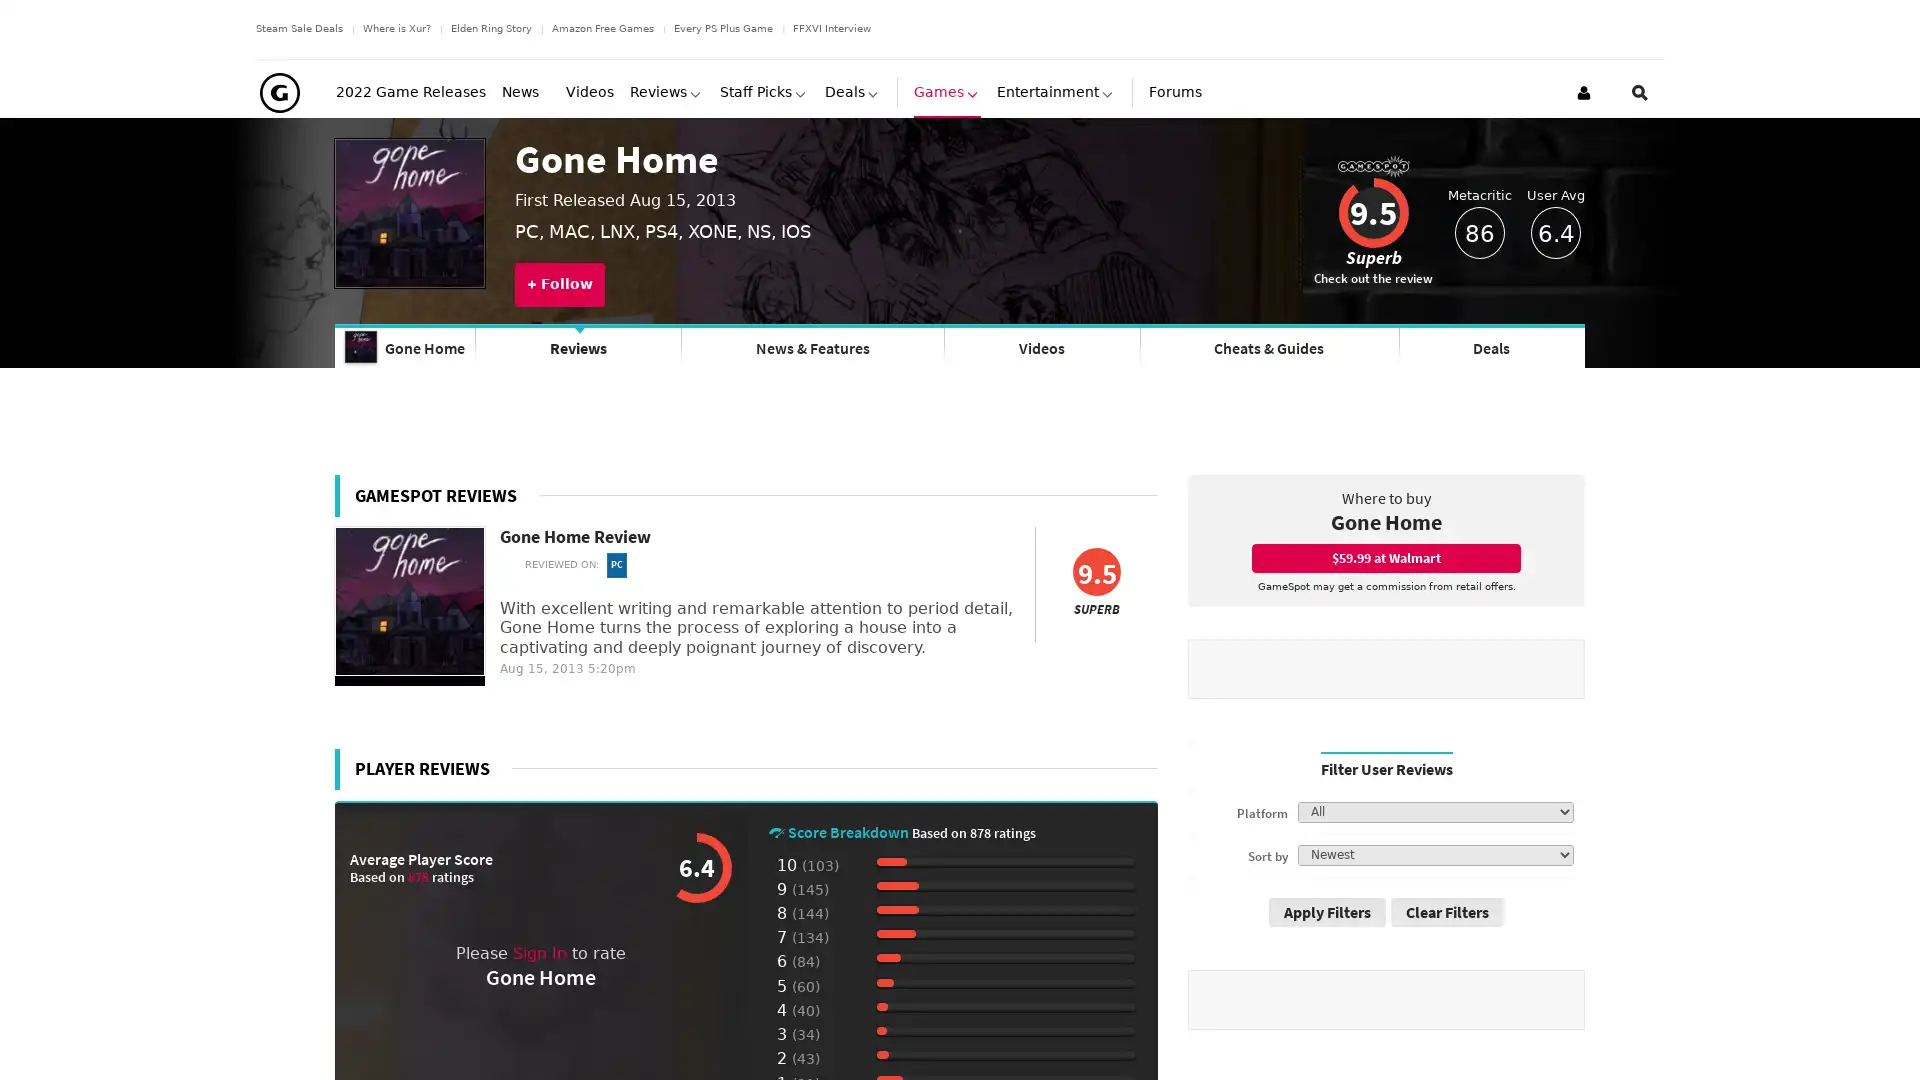 The image size is (1920, 1080). Describe the element at coordinates (1640, 92) in the screenshot. I see `Open Site Search` at that location.